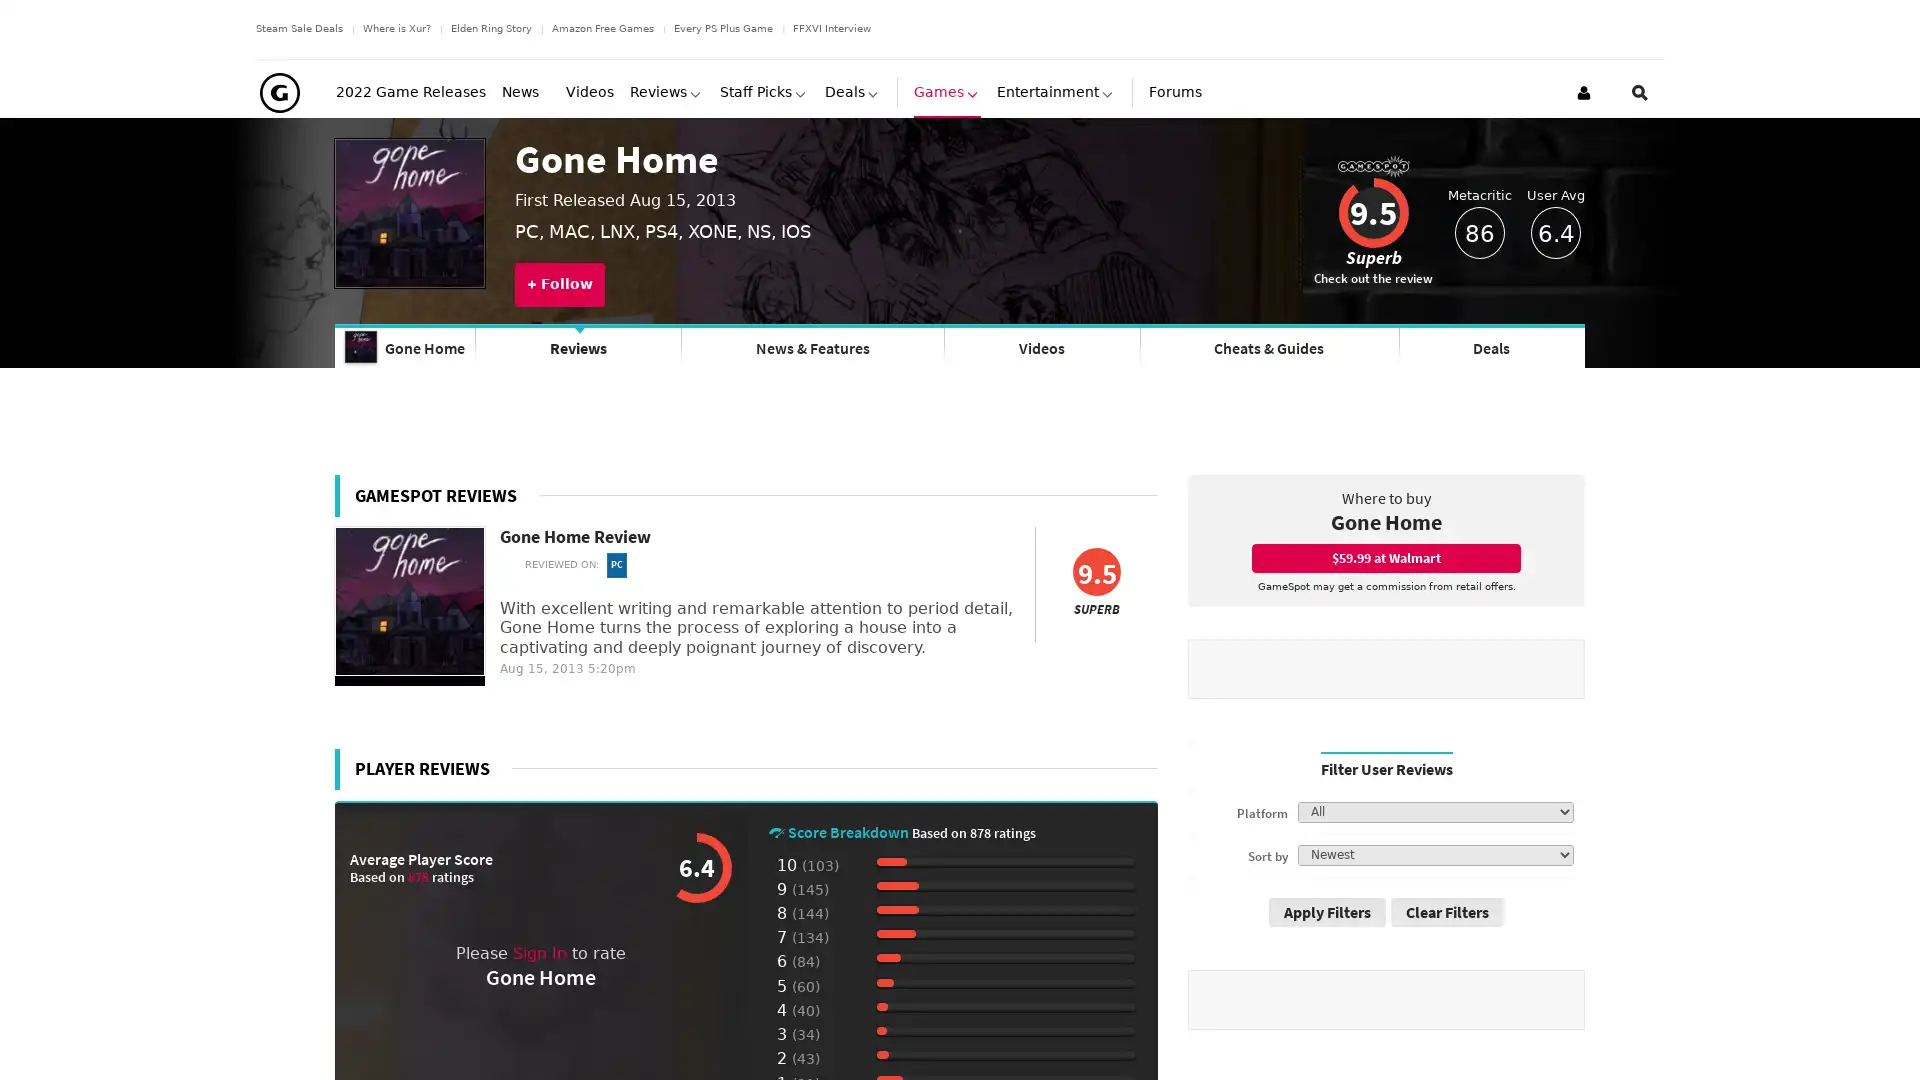 The image size is (1920, 1080). Describe the element at coordinates (1640, 92) in the screenshot. I see `Open Site Search` at that location.